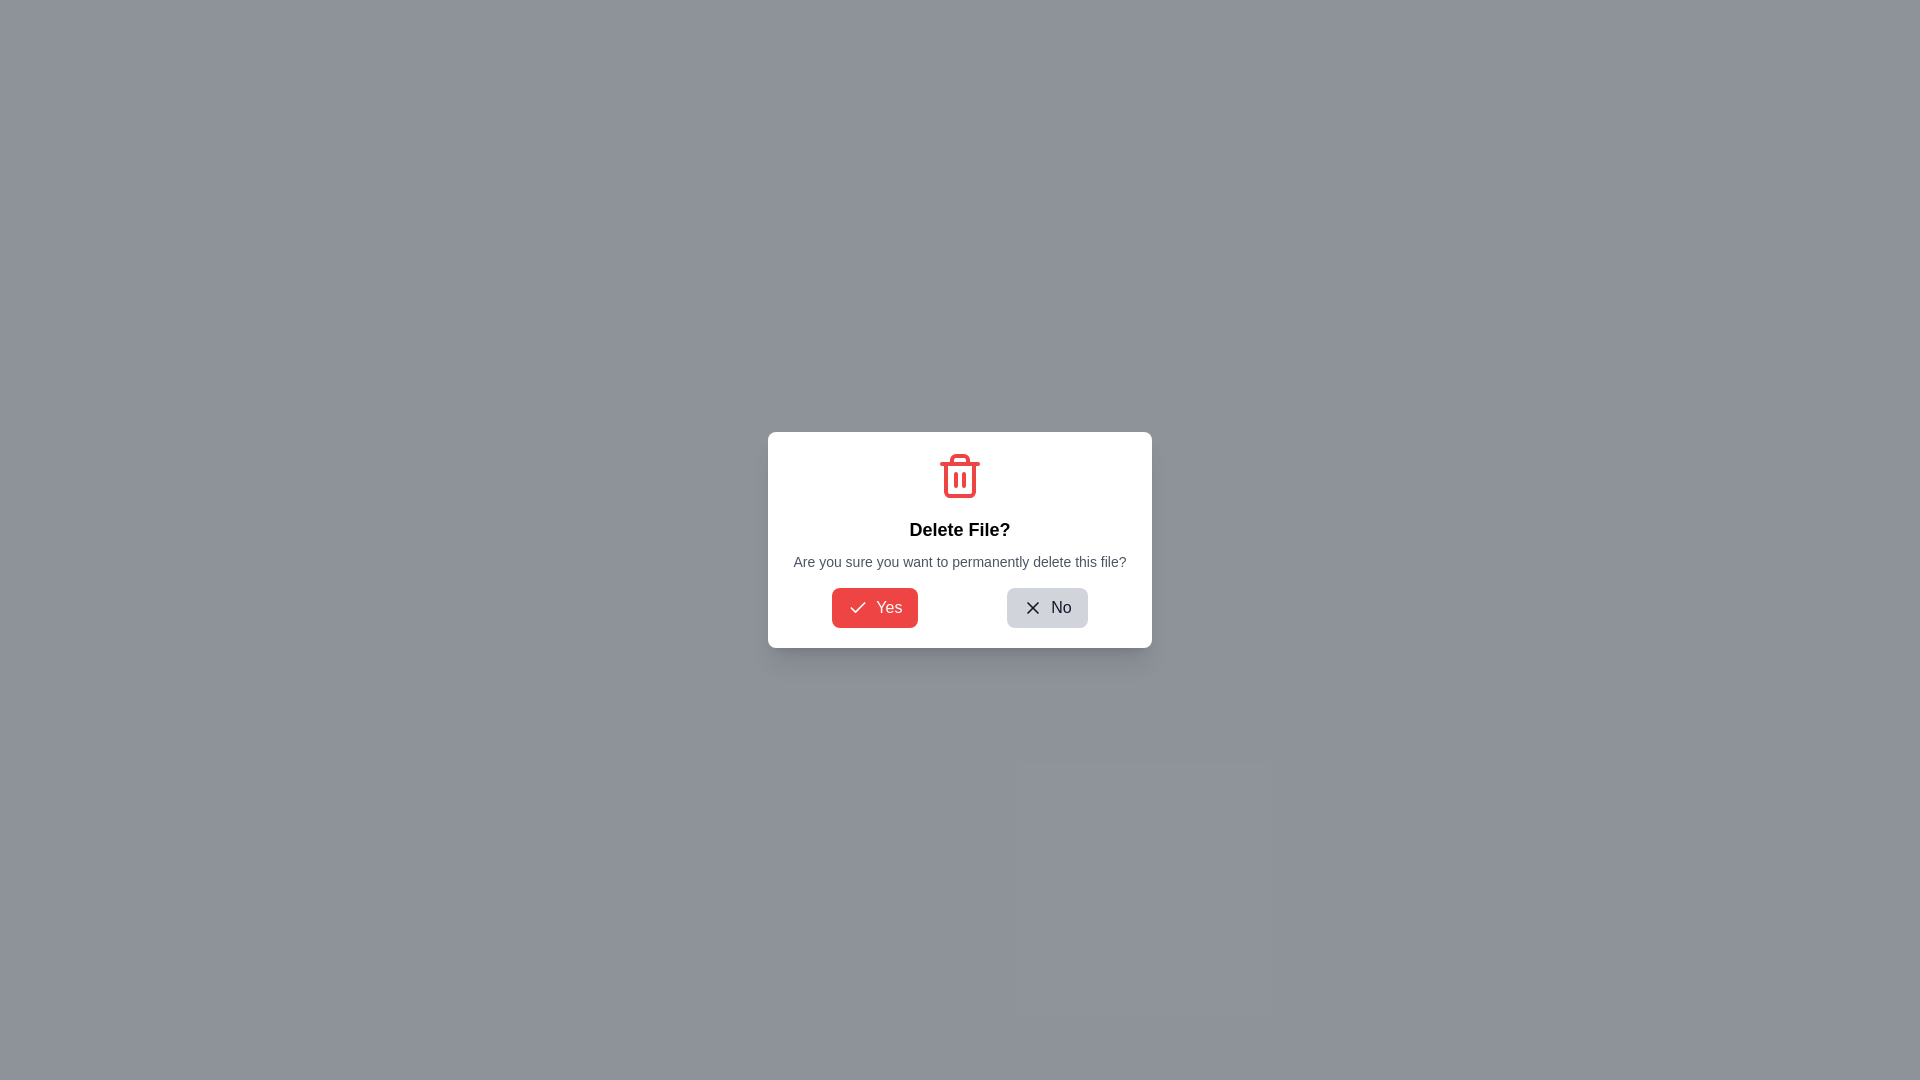 This screenshot has width=1920, height=1080. I want to click on the 'No' button, which is part of the decision button group with contrasting styles, so click(960, 607).